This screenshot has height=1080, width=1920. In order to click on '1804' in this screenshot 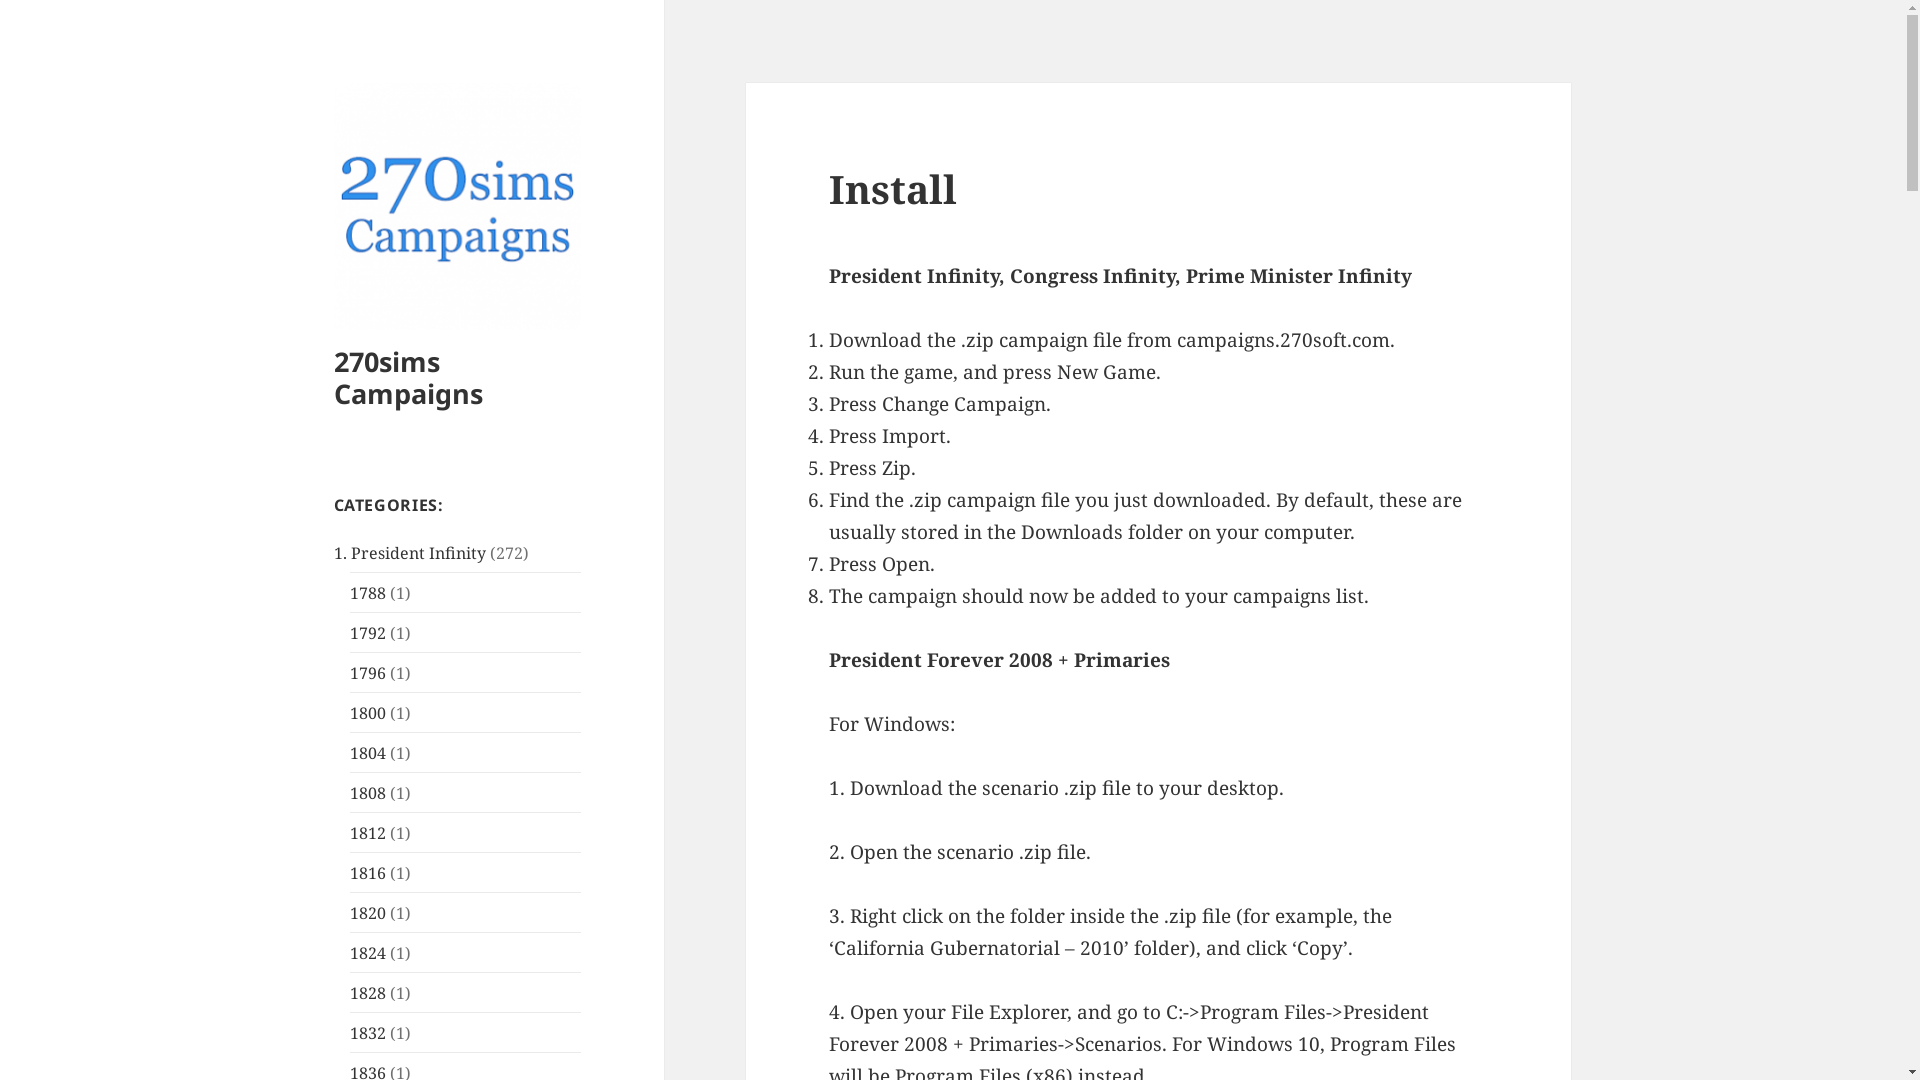, I will do `click(368, 752)`.